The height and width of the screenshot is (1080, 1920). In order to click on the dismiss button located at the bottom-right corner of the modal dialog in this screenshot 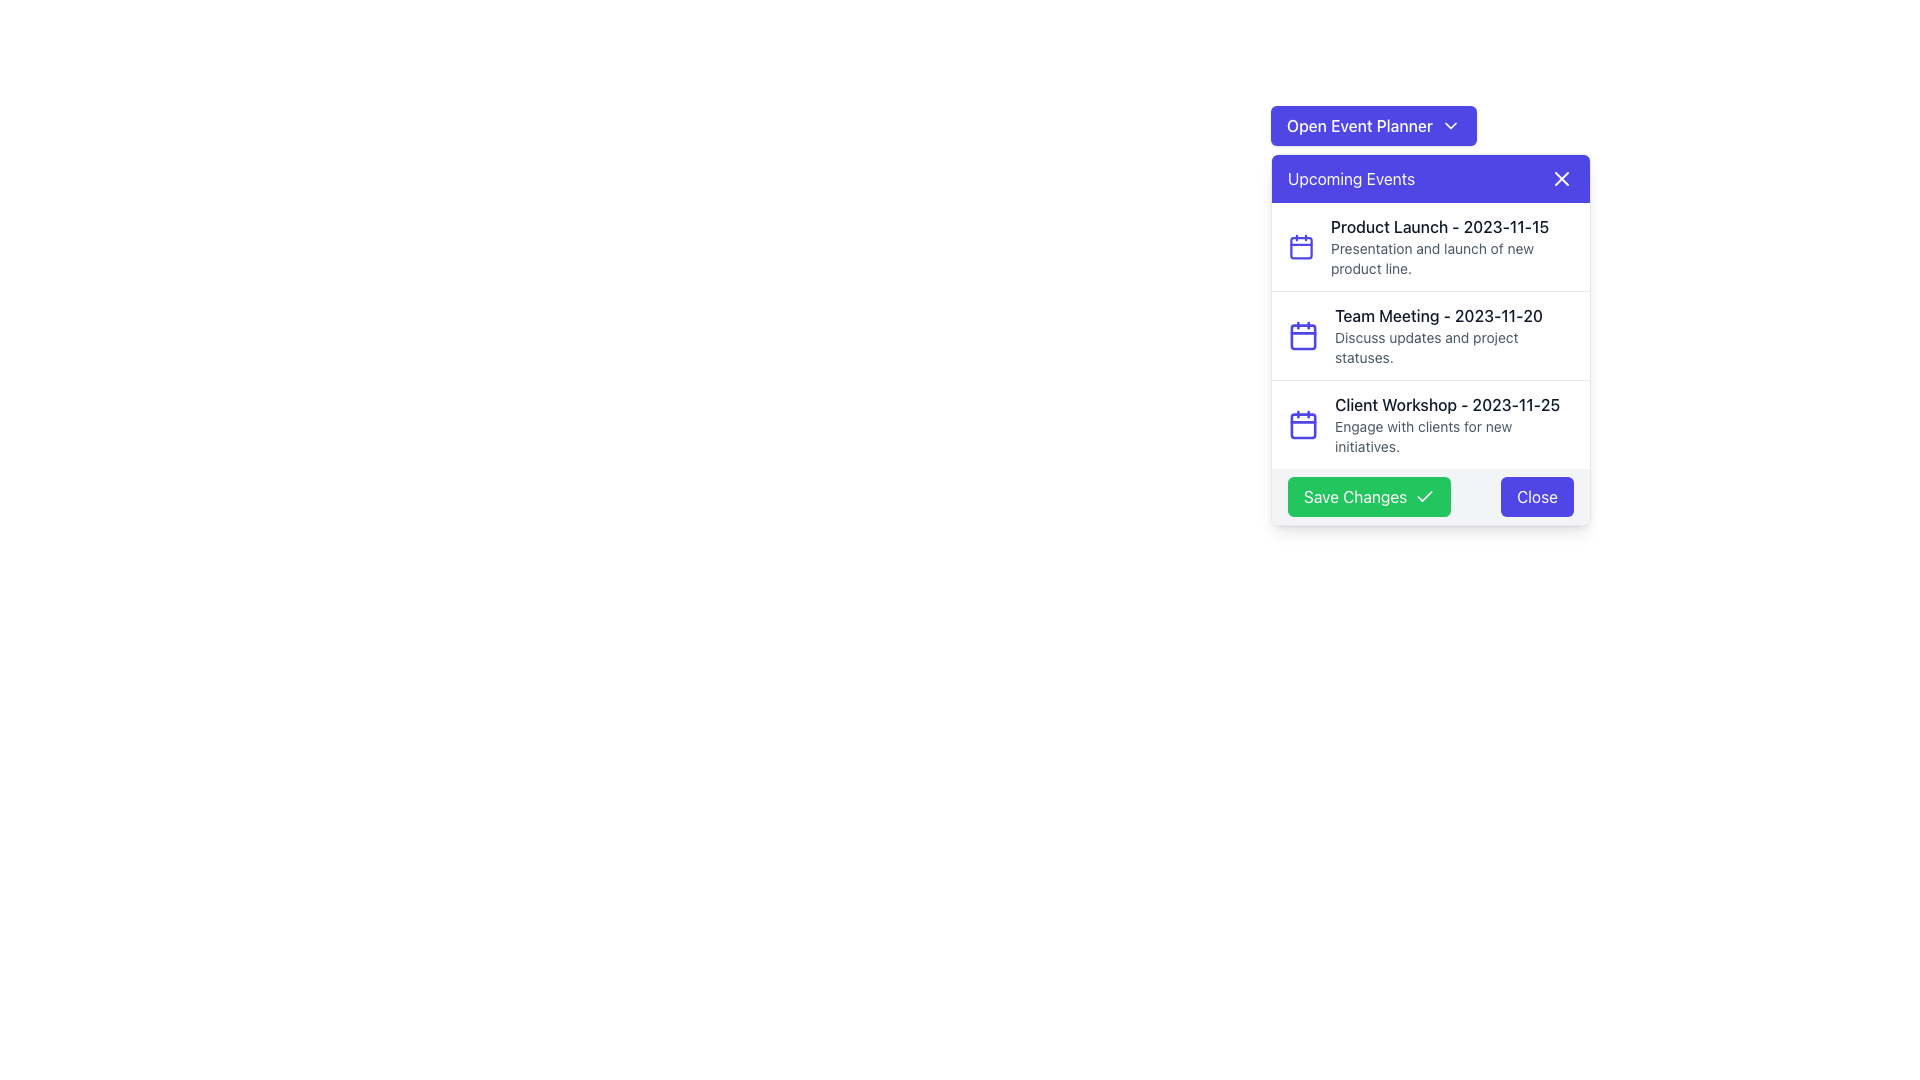, I will do `click(1536, 496)`.